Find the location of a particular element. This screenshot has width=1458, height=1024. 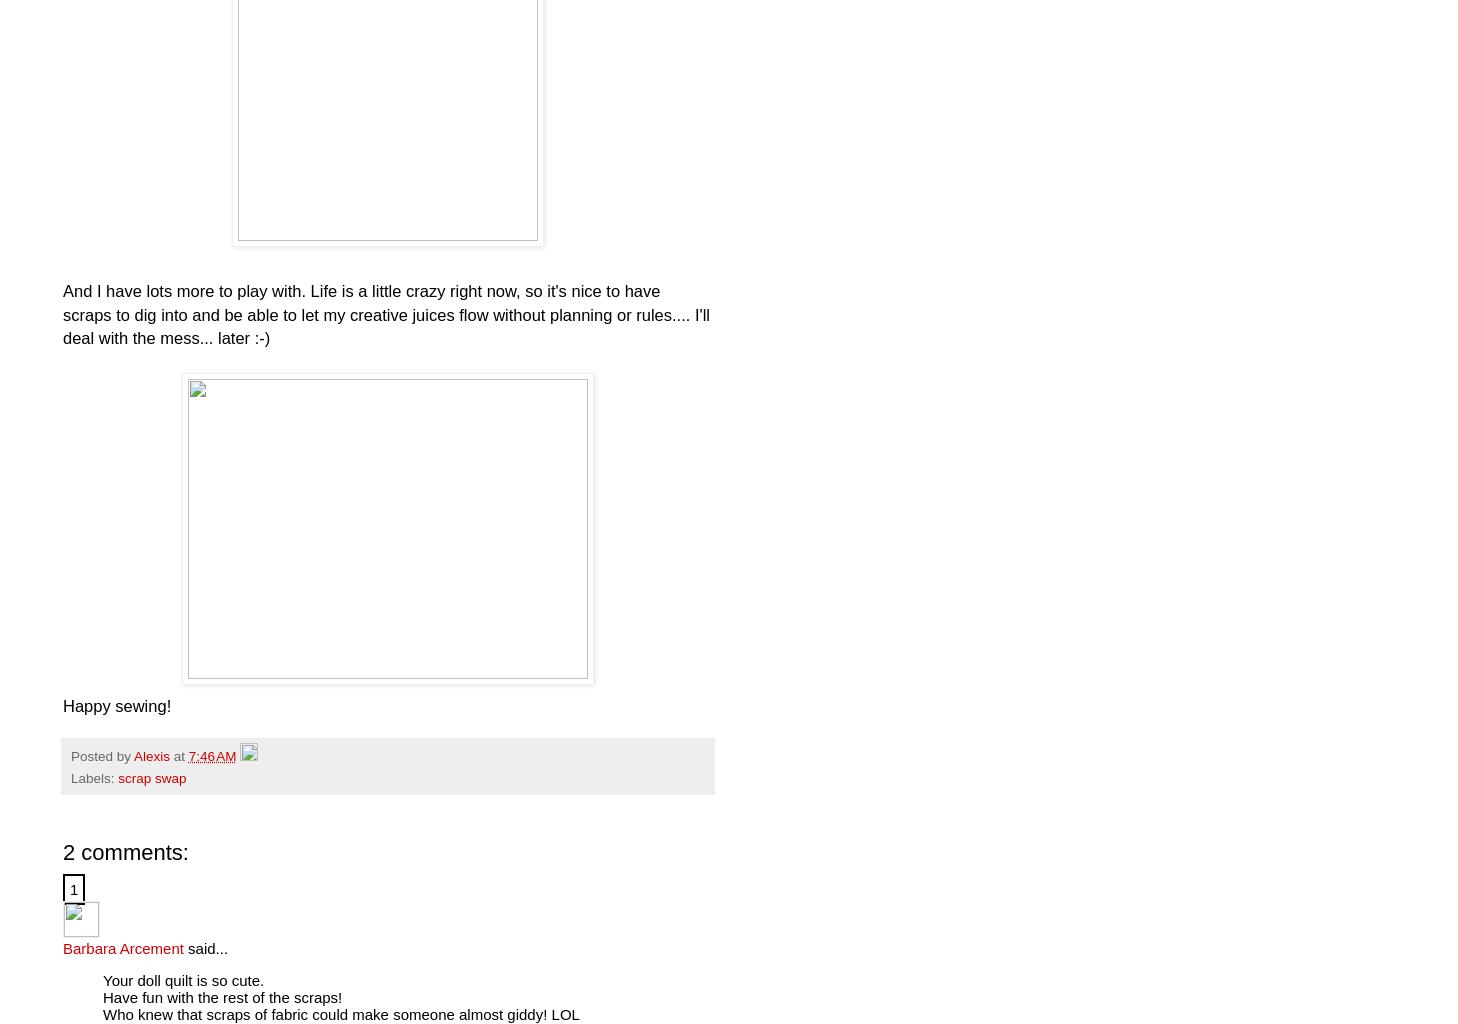

'Have fun with the rest of the scraps!' is located at coordinates (221, 996).